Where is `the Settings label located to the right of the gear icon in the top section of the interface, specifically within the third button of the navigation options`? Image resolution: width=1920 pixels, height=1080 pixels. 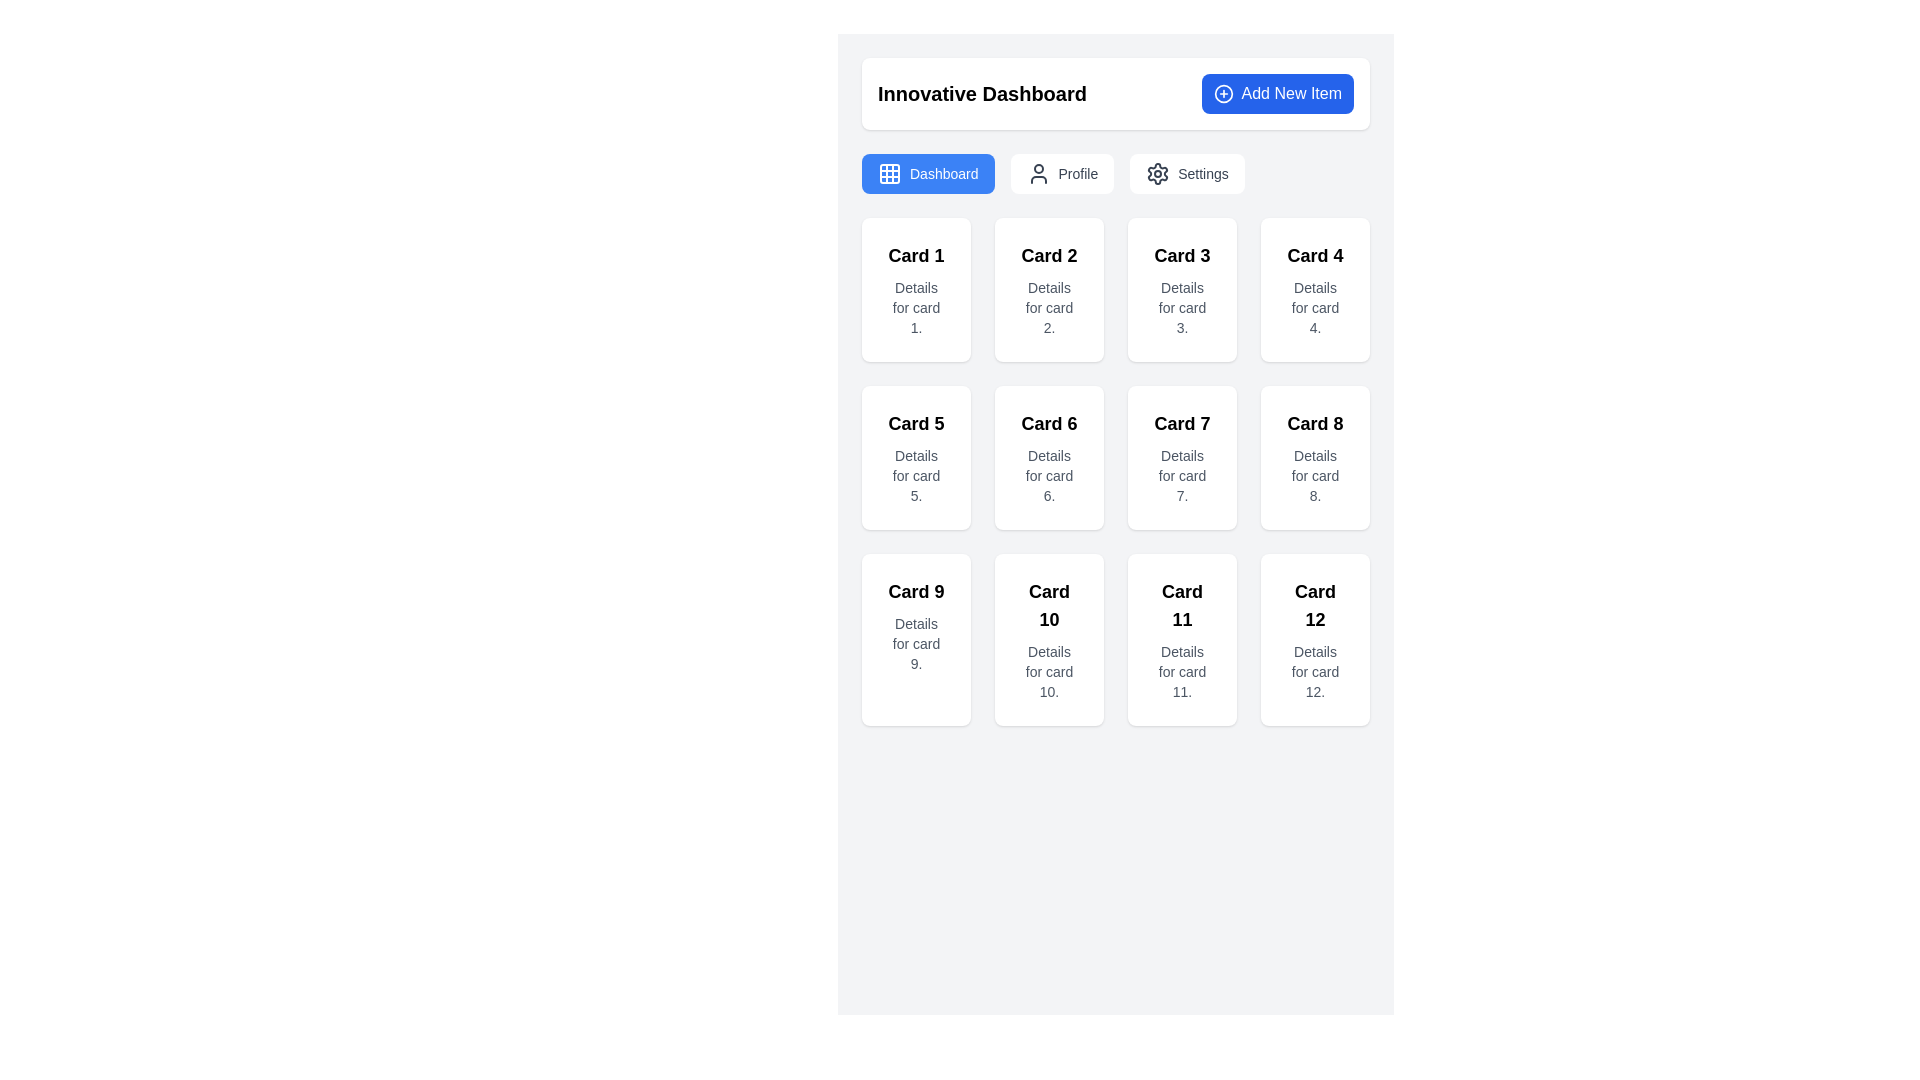 the Settings label located to the right of the gear icon in the top section of the interface, specifically within the third button of the navigation options is located at coordinates (1202, 172).